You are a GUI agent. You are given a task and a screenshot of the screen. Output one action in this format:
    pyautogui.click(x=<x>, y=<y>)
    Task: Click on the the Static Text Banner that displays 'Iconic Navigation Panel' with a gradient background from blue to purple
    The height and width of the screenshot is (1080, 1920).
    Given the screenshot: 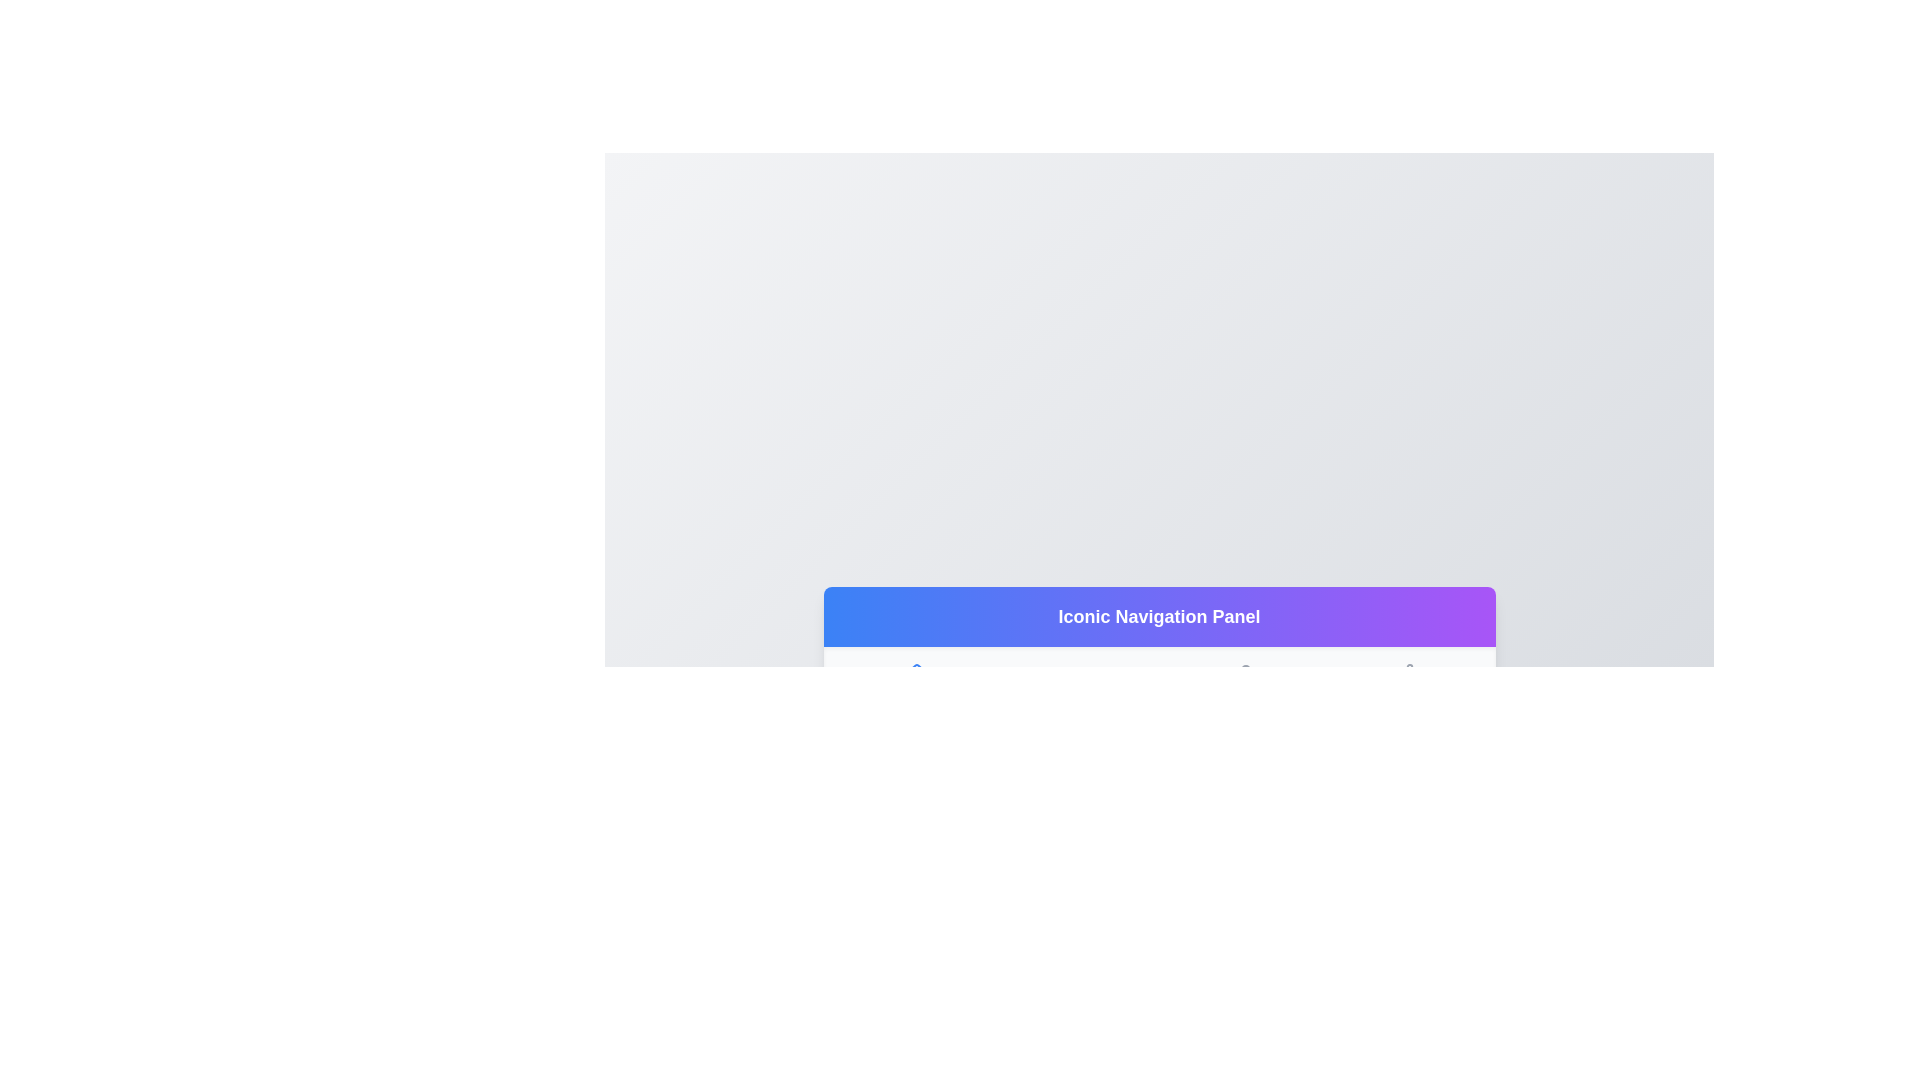 What is the action you would take?
    pyautogui.click(x=1159, y=616)
    